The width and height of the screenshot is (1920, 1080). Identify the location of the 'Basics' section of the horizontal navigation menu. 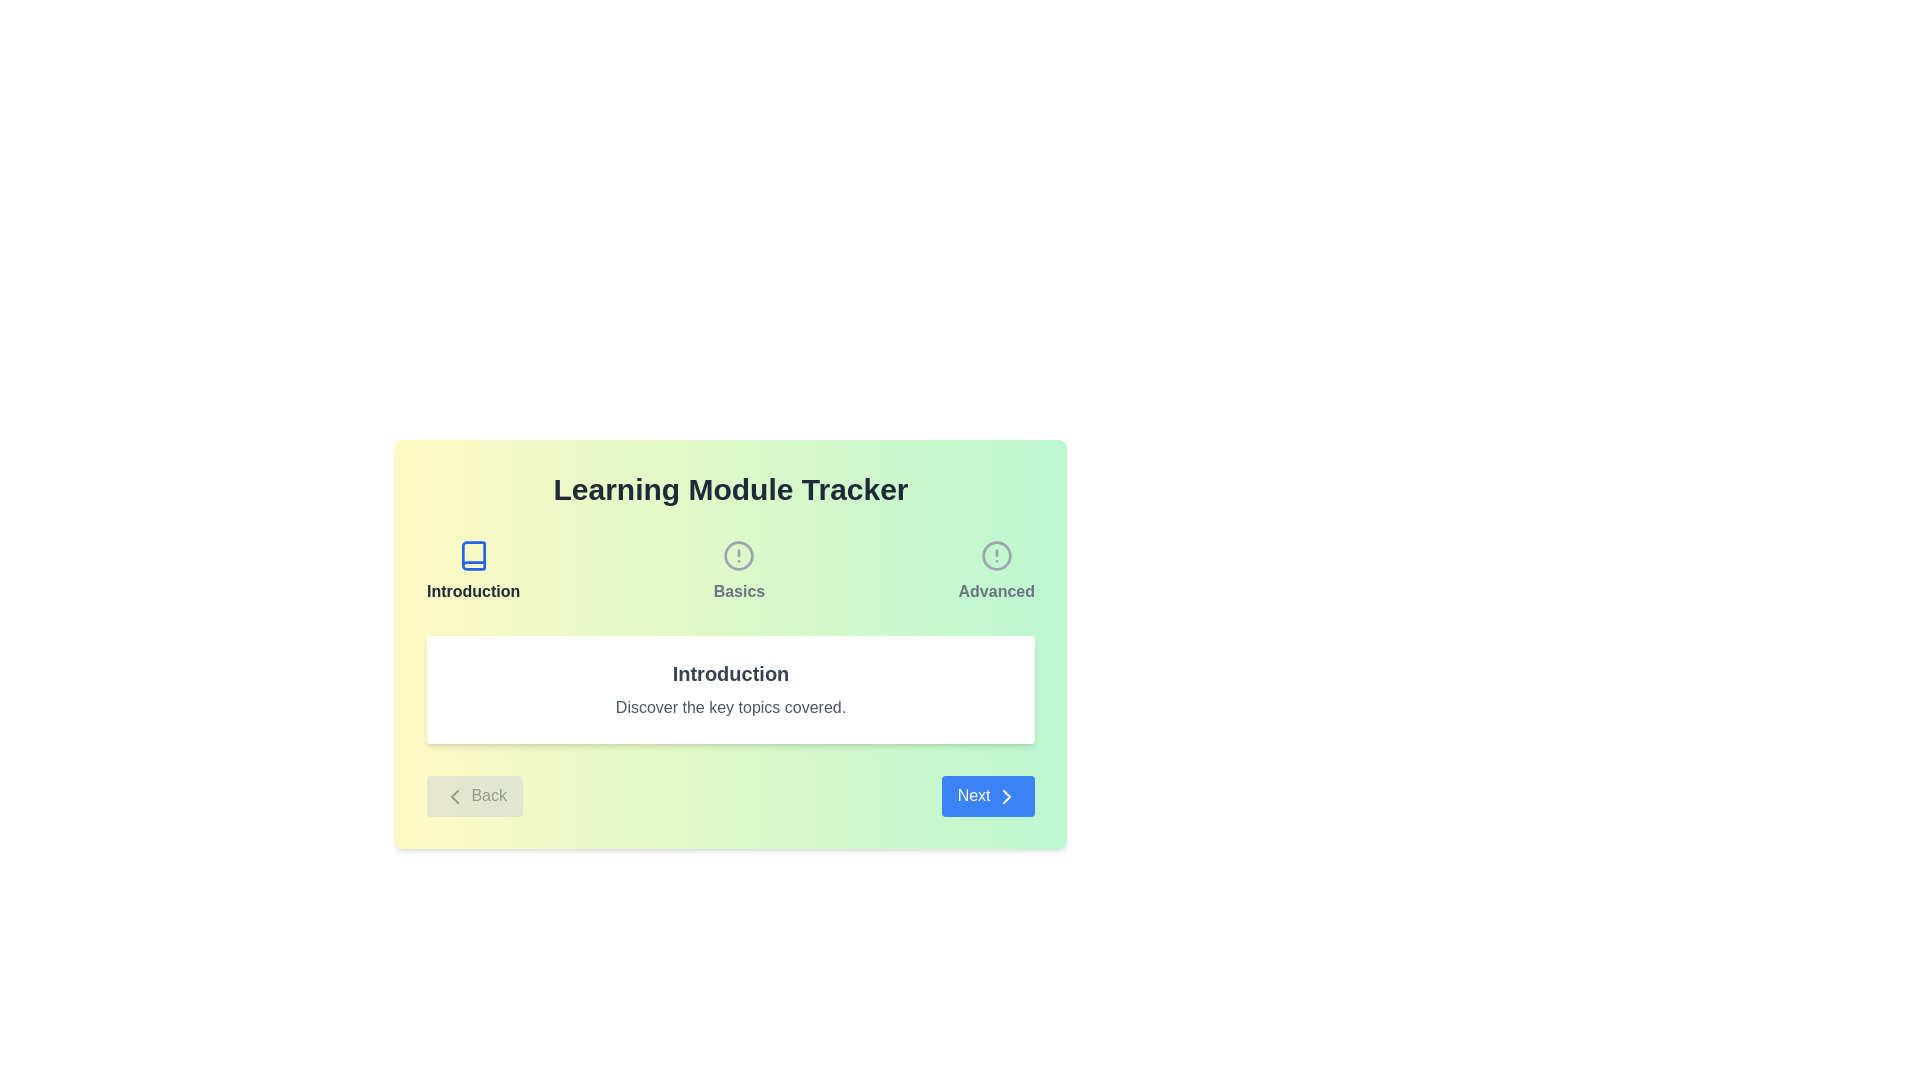
(729, 571).